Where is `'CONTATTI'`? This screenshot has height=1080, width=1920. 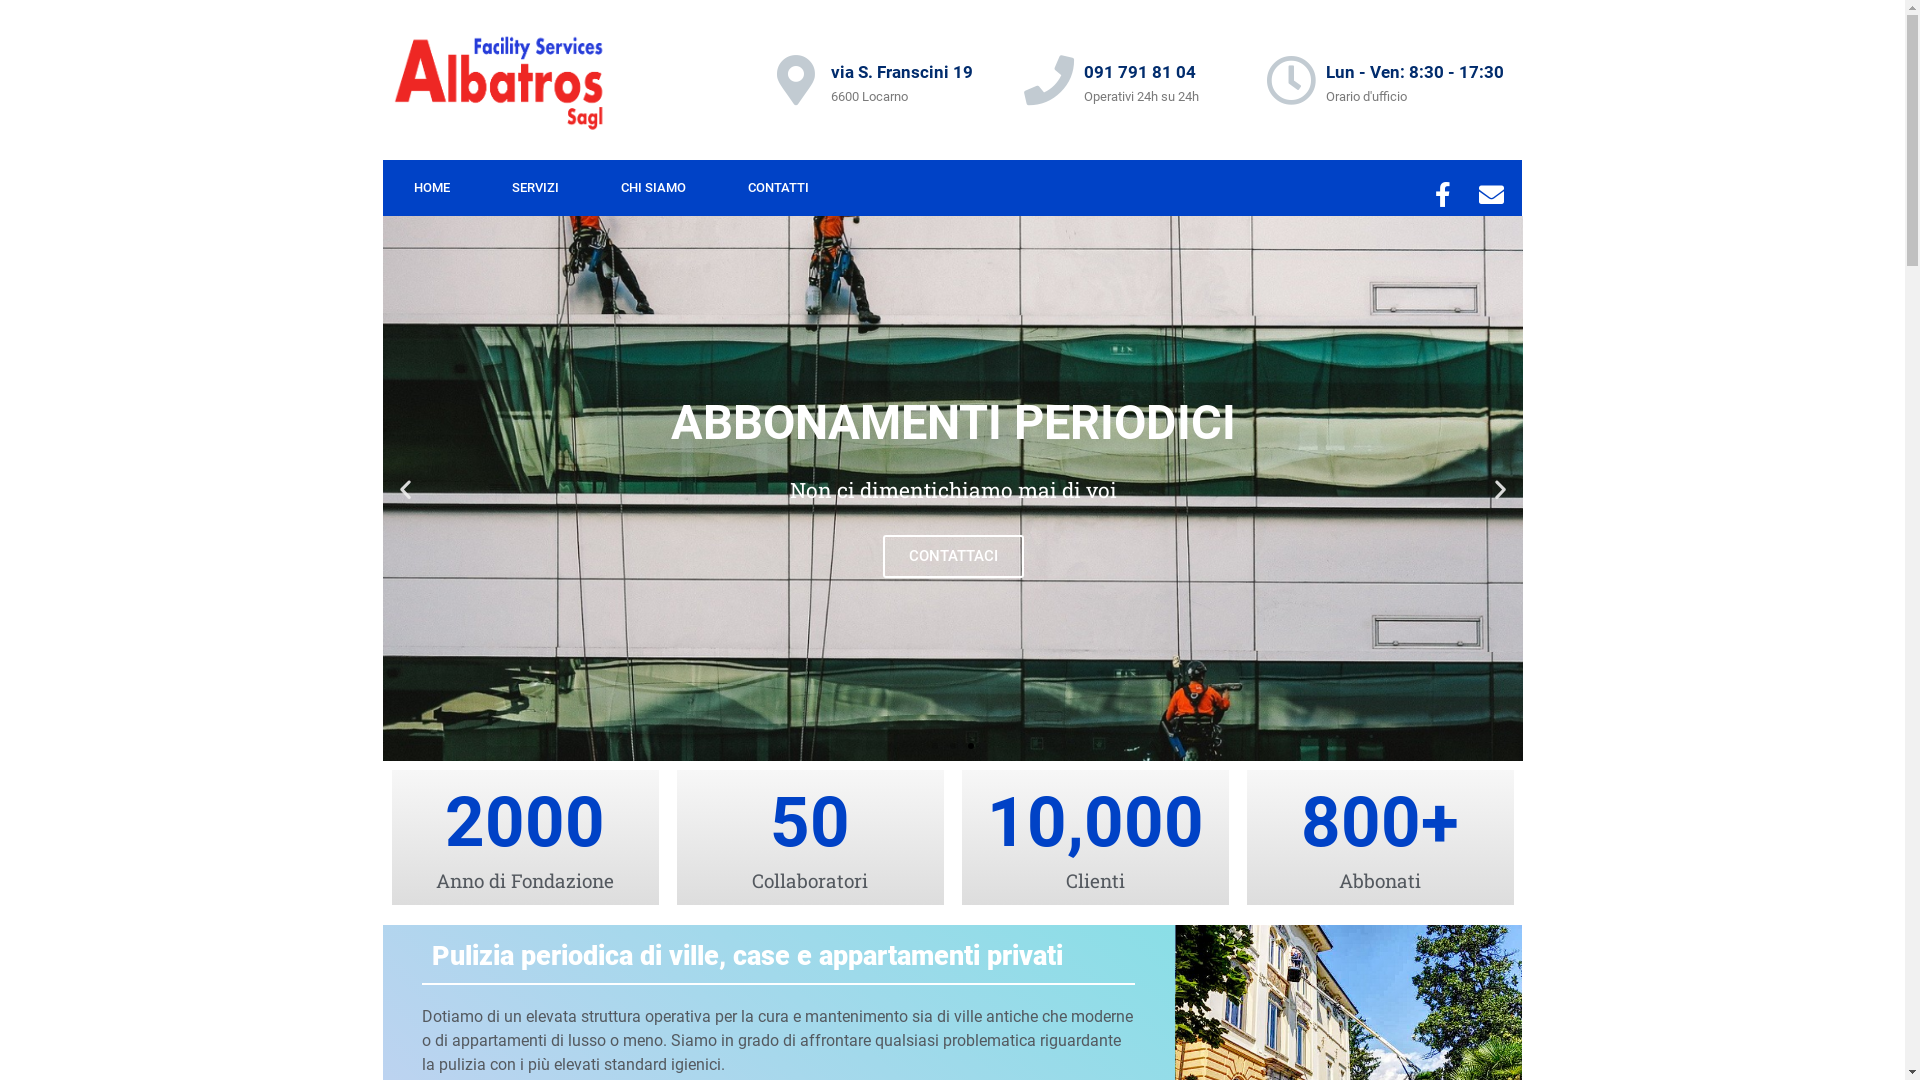
'CONTATTI' is located at coordinates (715, 188).